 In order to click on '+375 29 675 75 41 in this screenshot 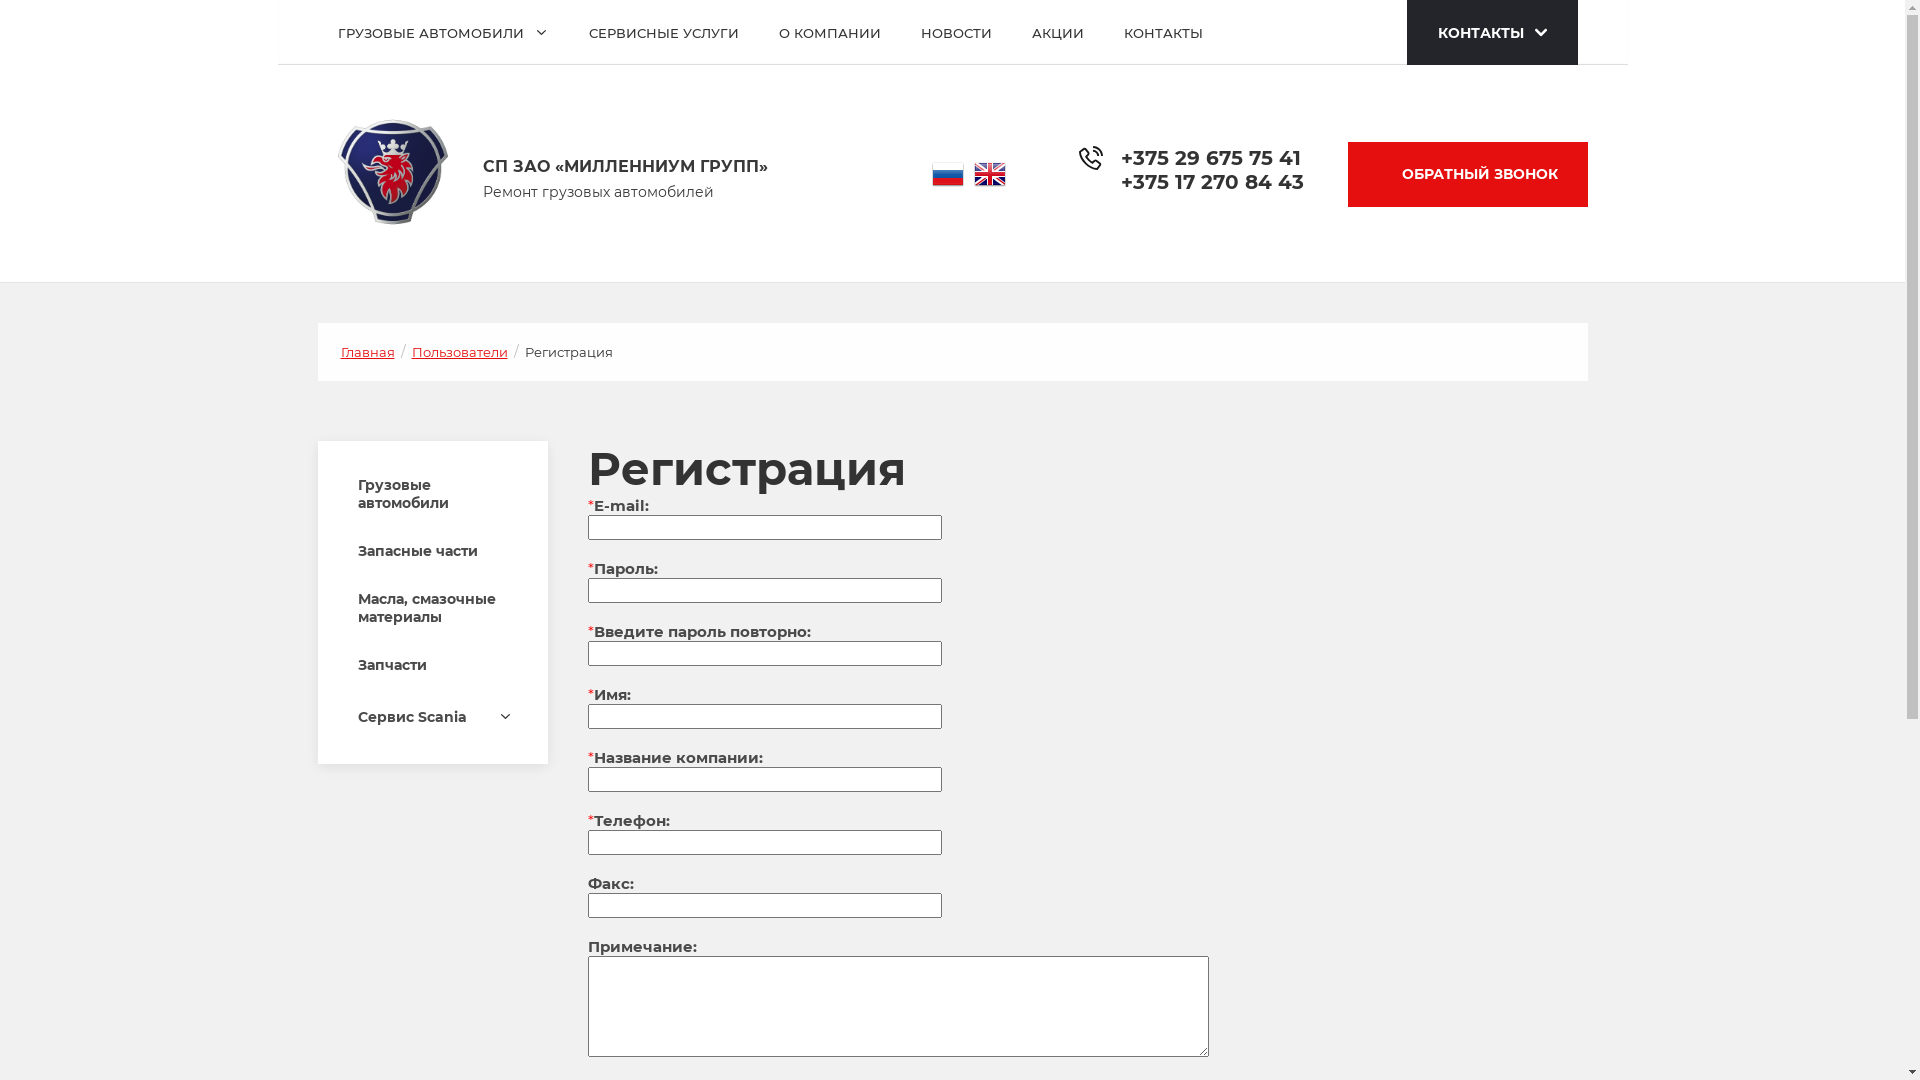, I will do `click(1210, 167)`.